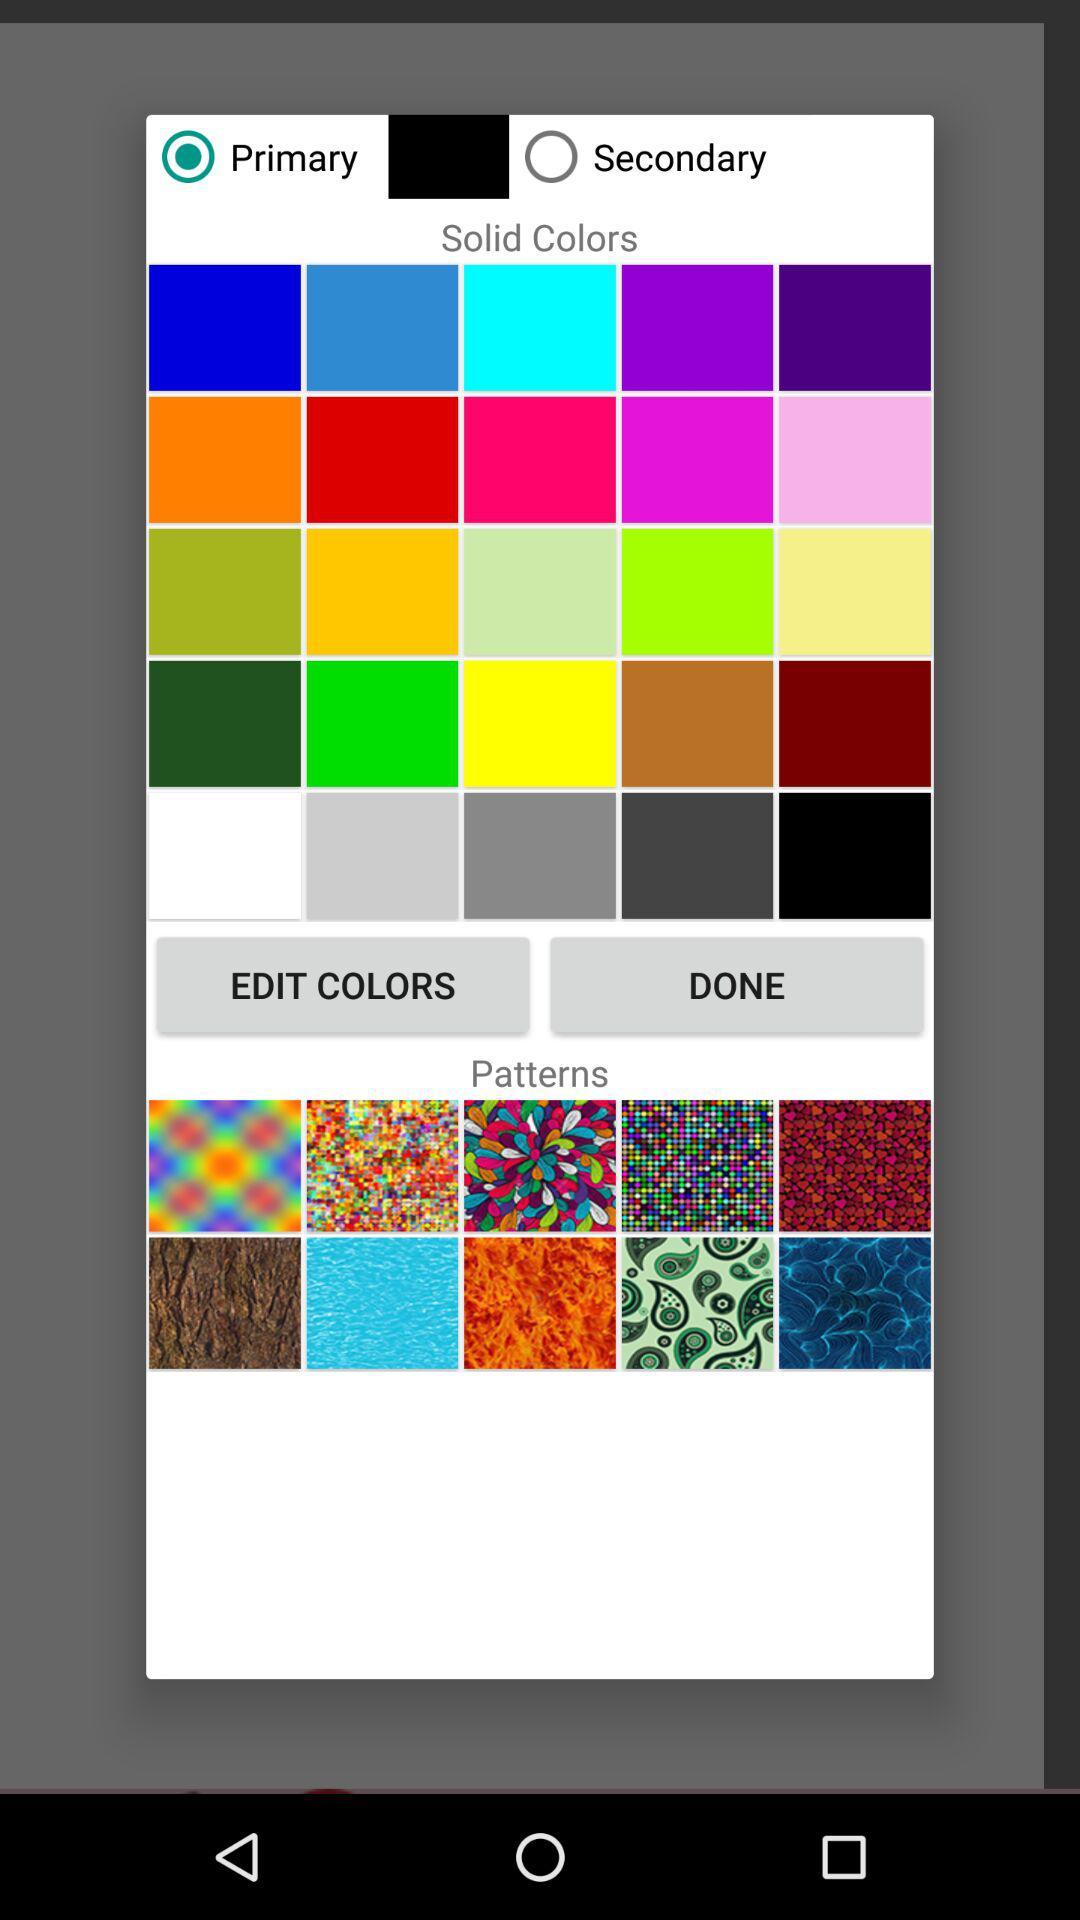 The width and height of the screenshot is (1080, 1920). Describe the element at coordinates (855, 1303) in the screenshot. I see `a pattern` at that location.